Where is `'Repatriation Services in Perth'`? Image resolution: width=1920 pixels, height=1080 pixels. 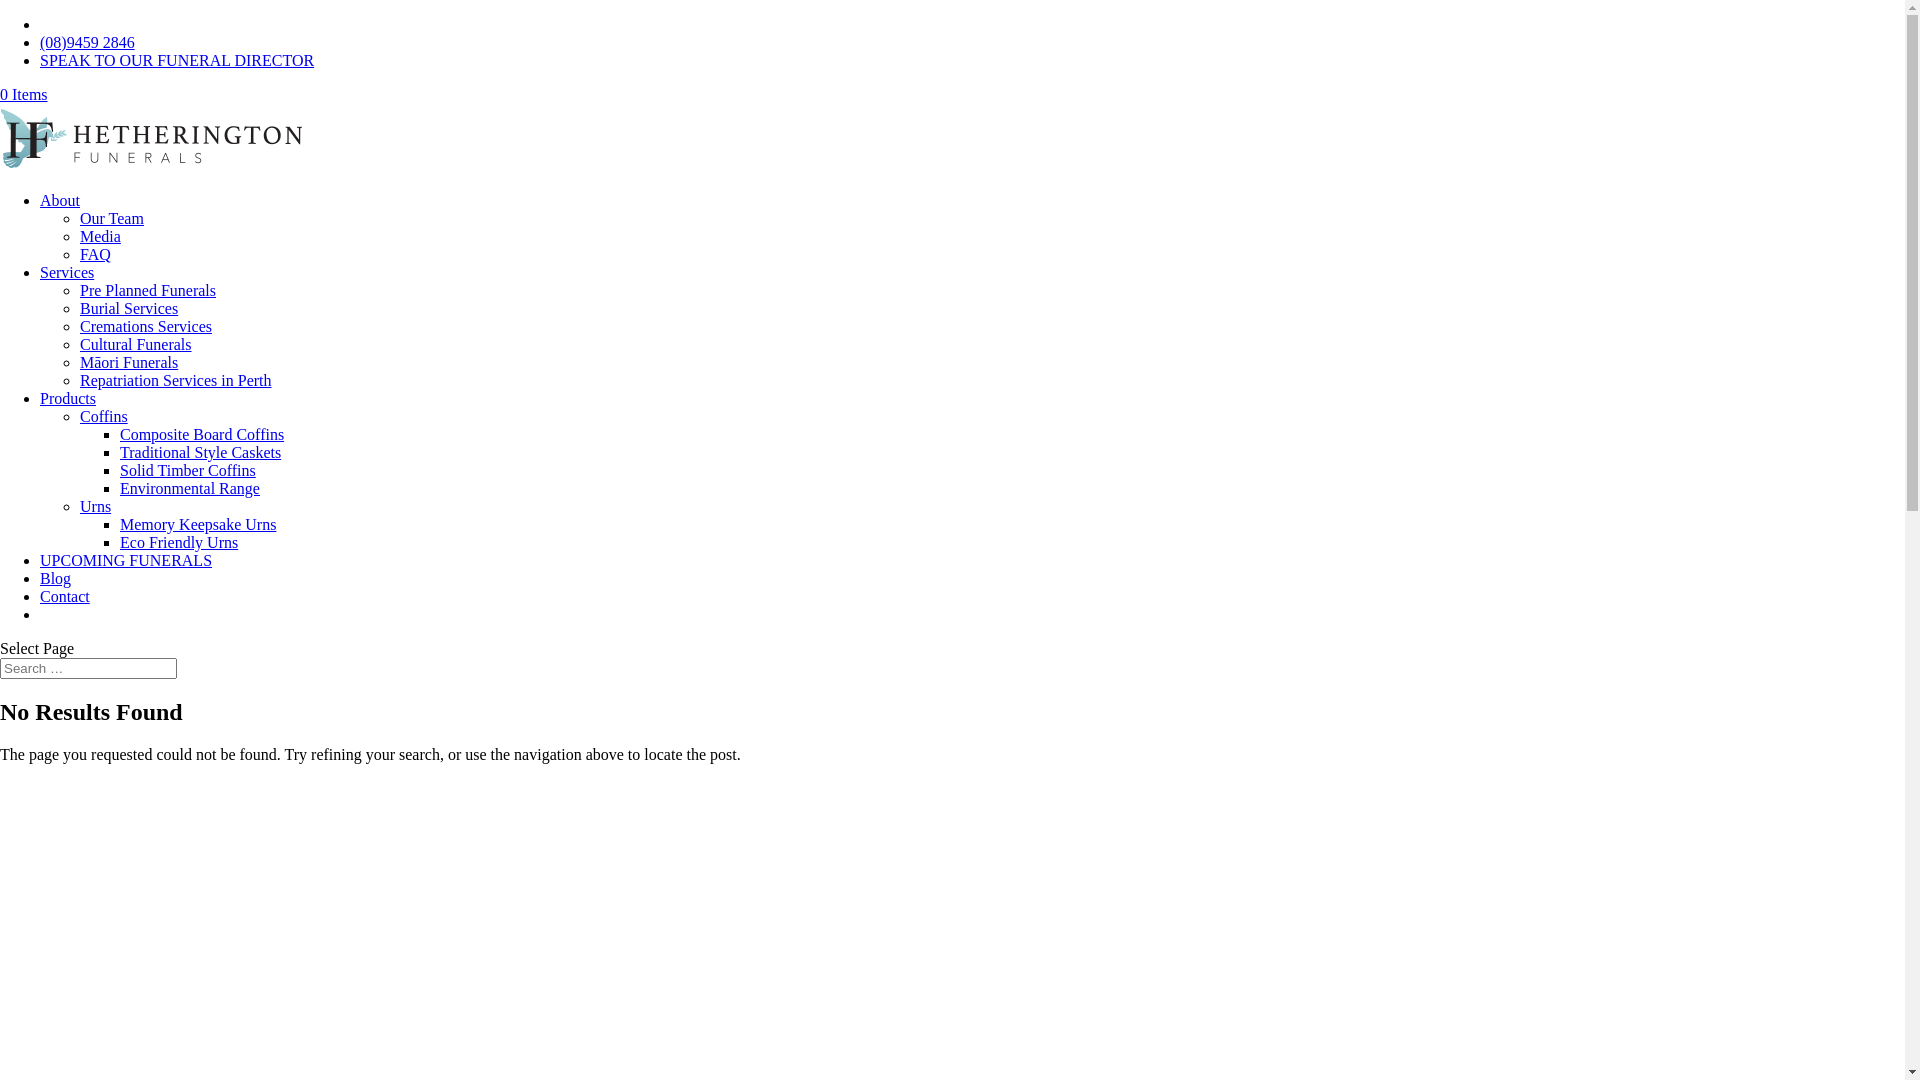 'Repatriation Services in Perth' is located at coordinates (176, 380).